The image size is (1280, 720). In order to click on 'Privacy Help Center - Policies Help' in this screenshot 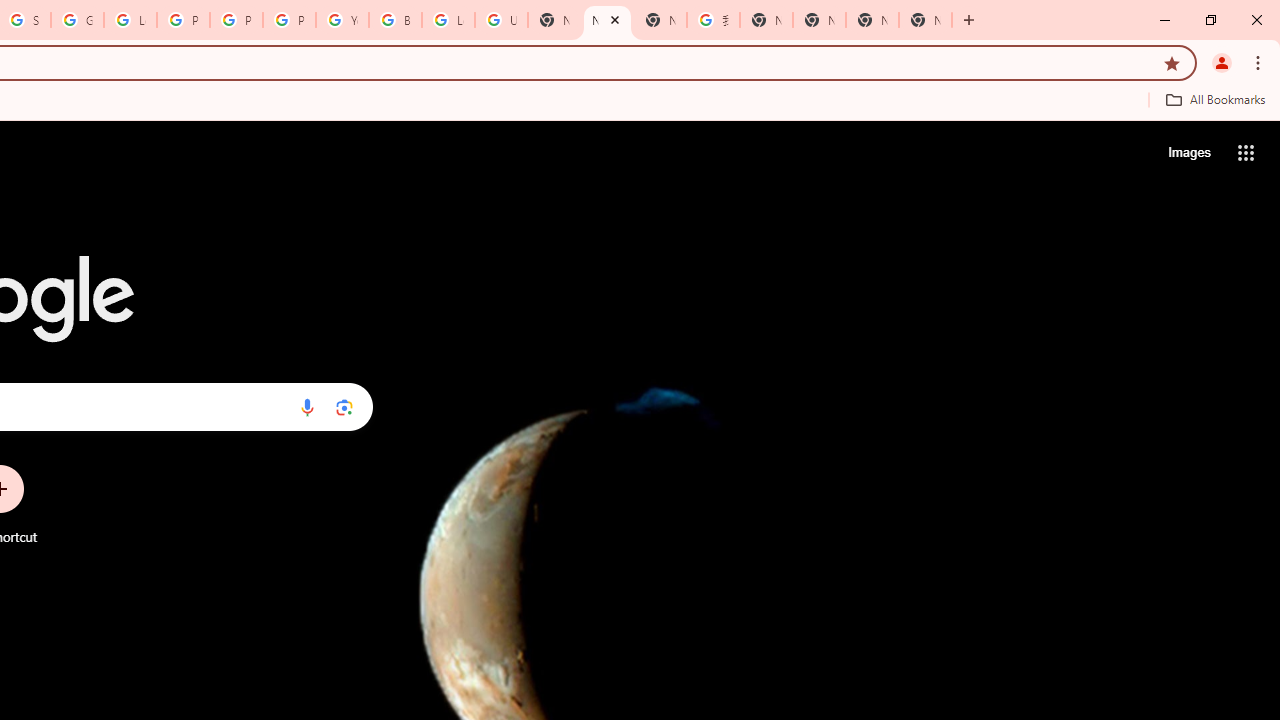, I will do `click(236, 20)`.